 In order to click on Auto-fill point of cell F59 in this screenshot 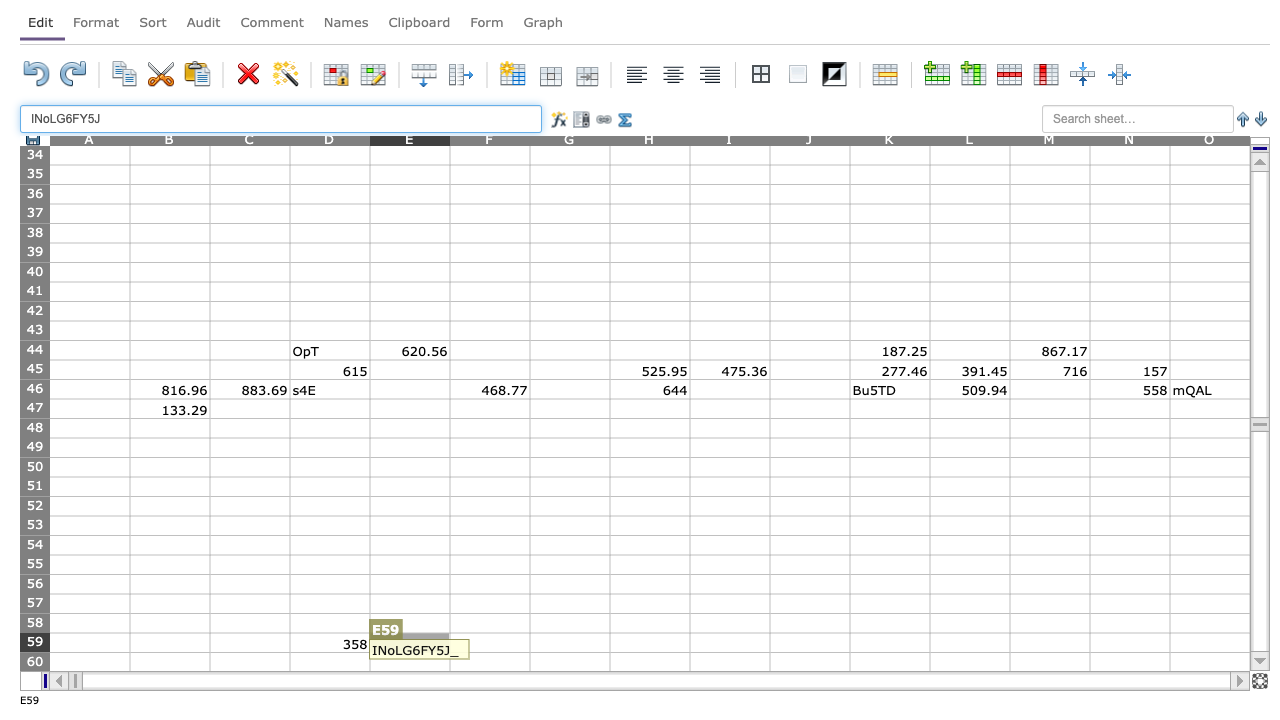, I will do `click(530, 652)`.